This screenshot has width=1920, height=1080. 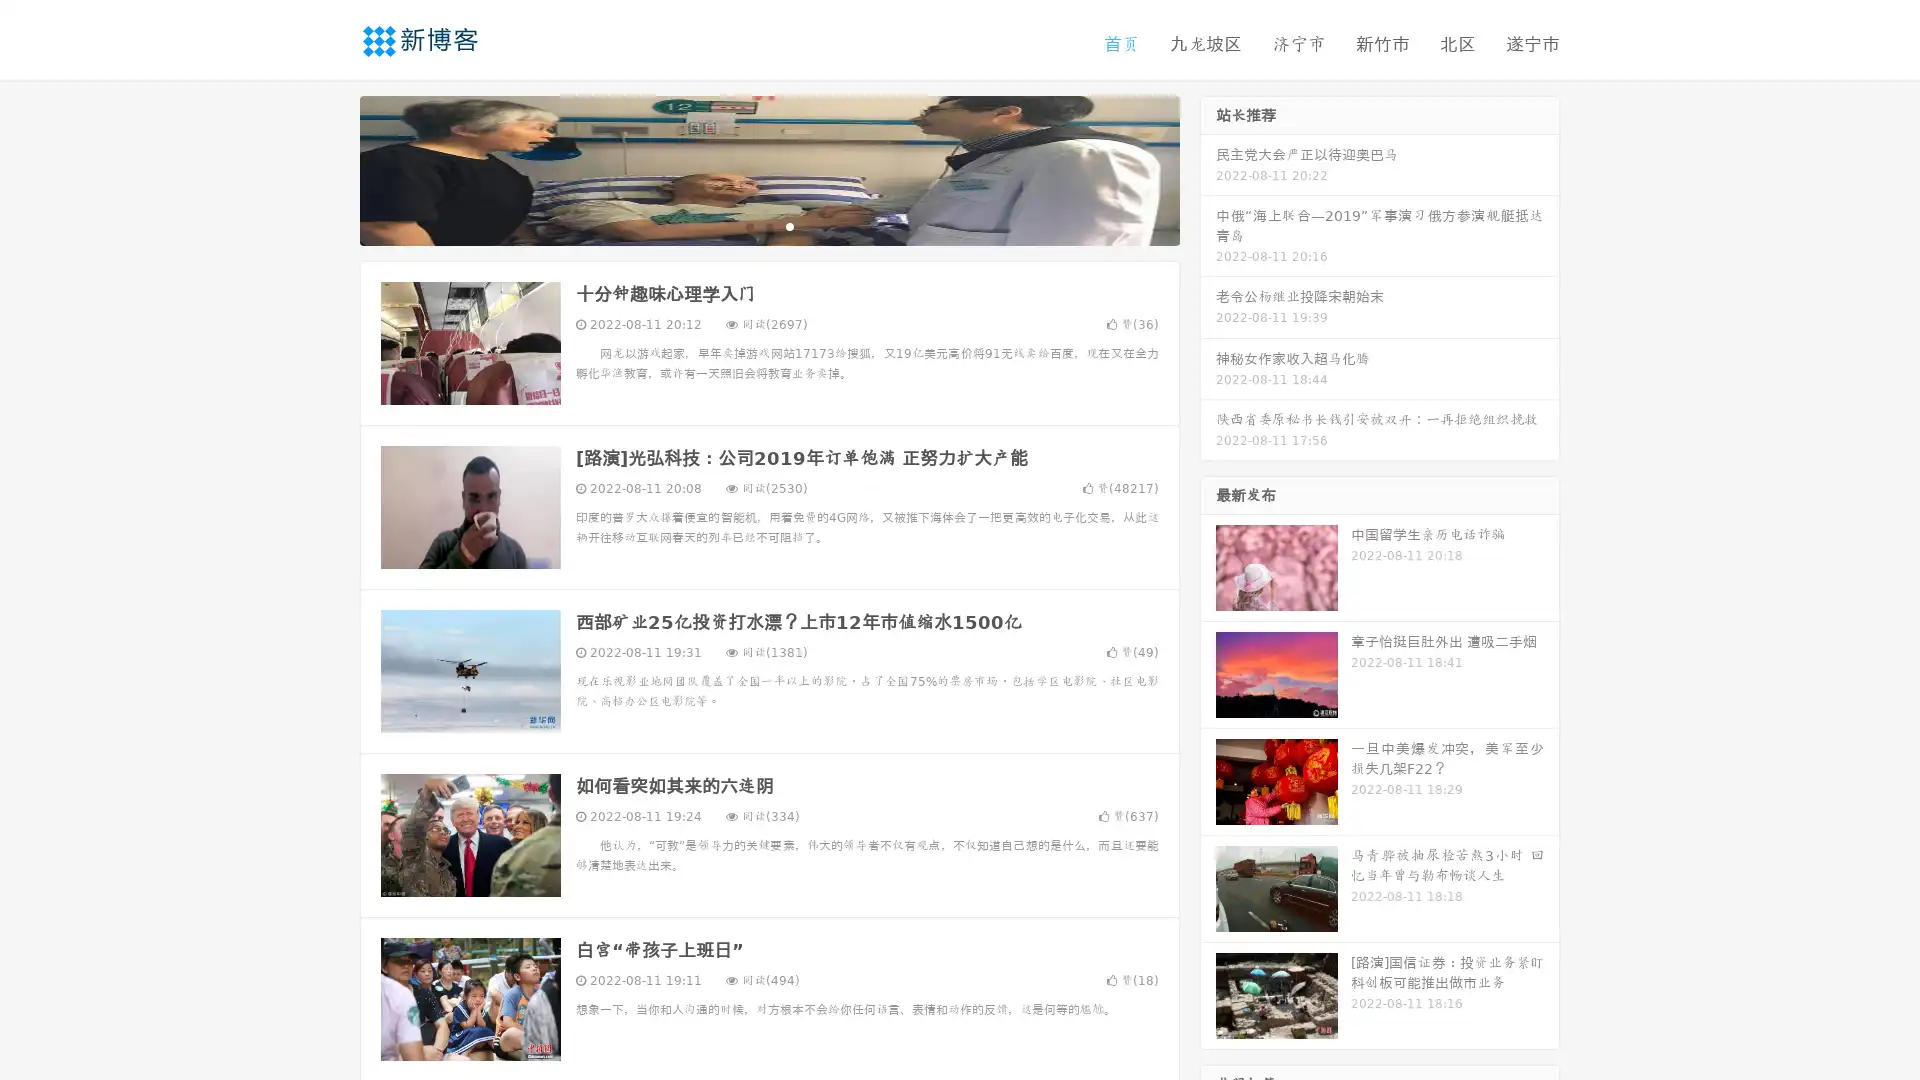 I want to click on Go to slide 3, so click(x=789, y=225).